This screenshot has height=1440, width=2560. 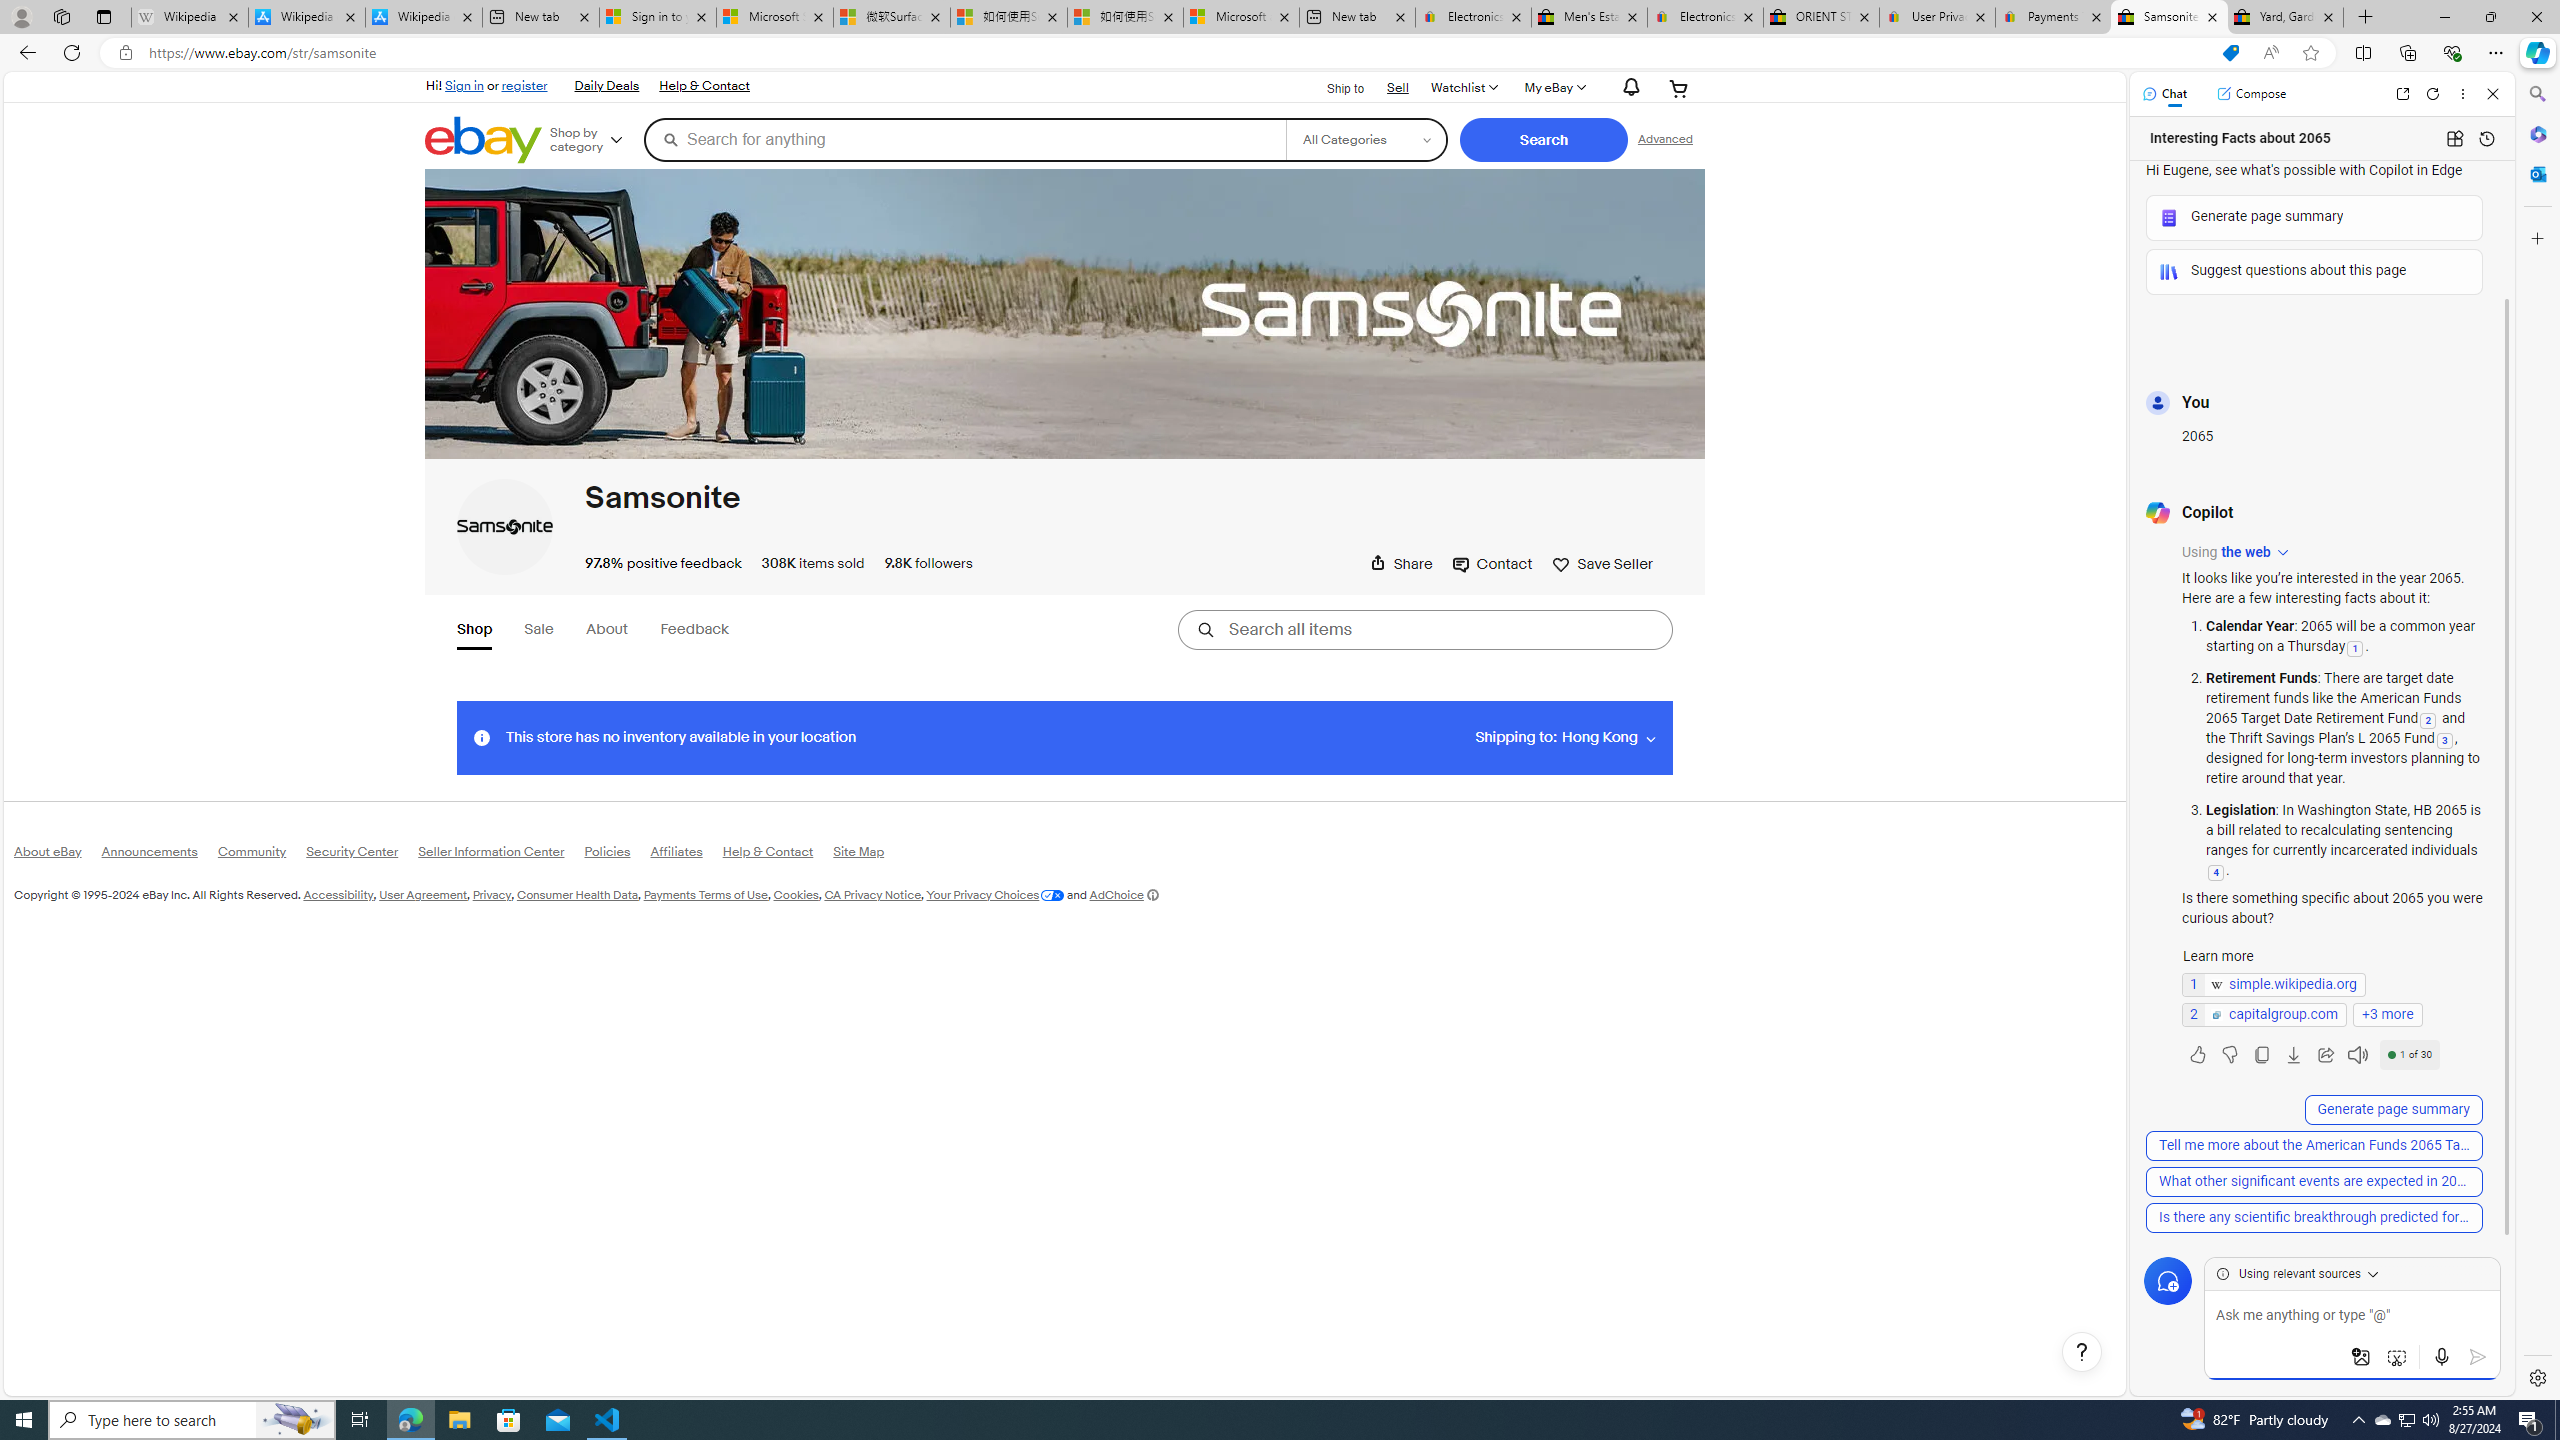 What do you see at coordinates (872, 893) in the screenshot?
I see `'CA Privacy Notice'` at bounding box center [872, 893].